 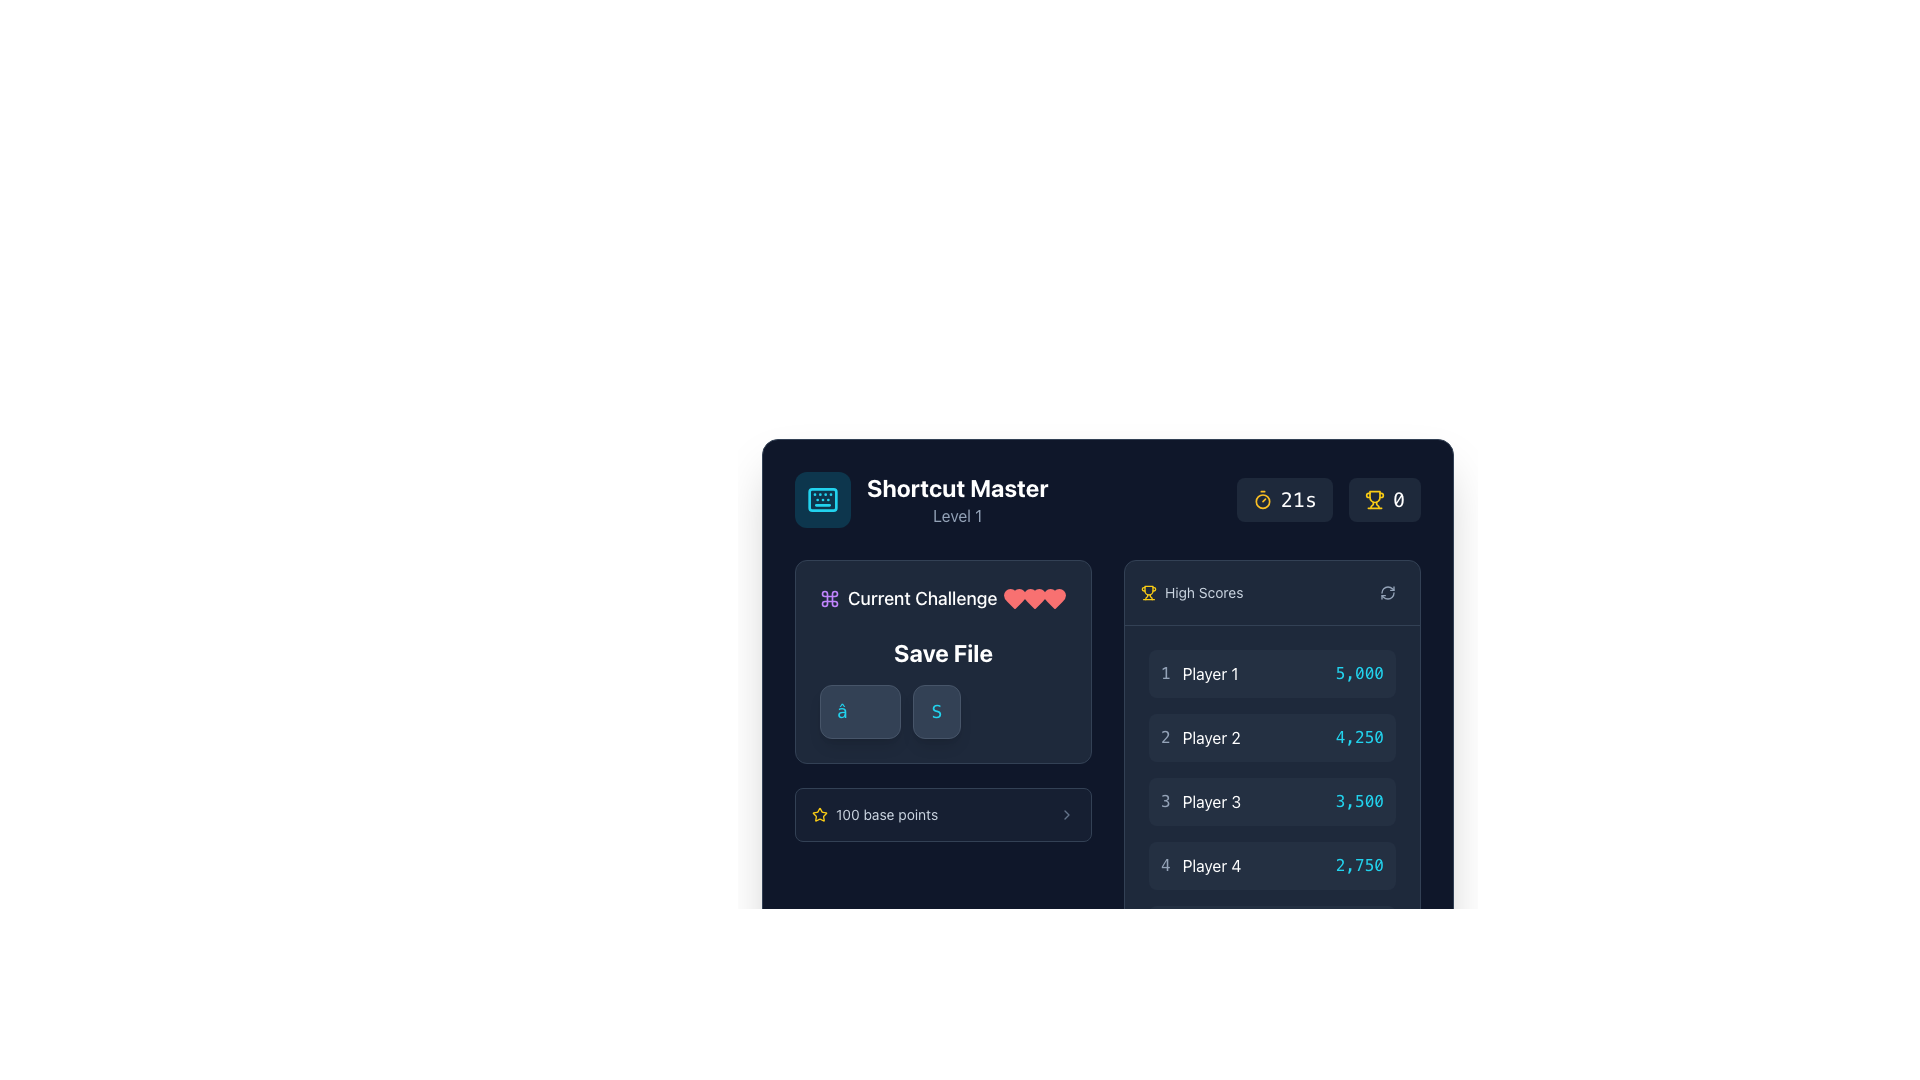 I want to click on the purple icon resembling a command symbol located in the upper-left section of the interface, next to 'Shortcut Master' and above 'Level 1', so click(x=830, y=597).